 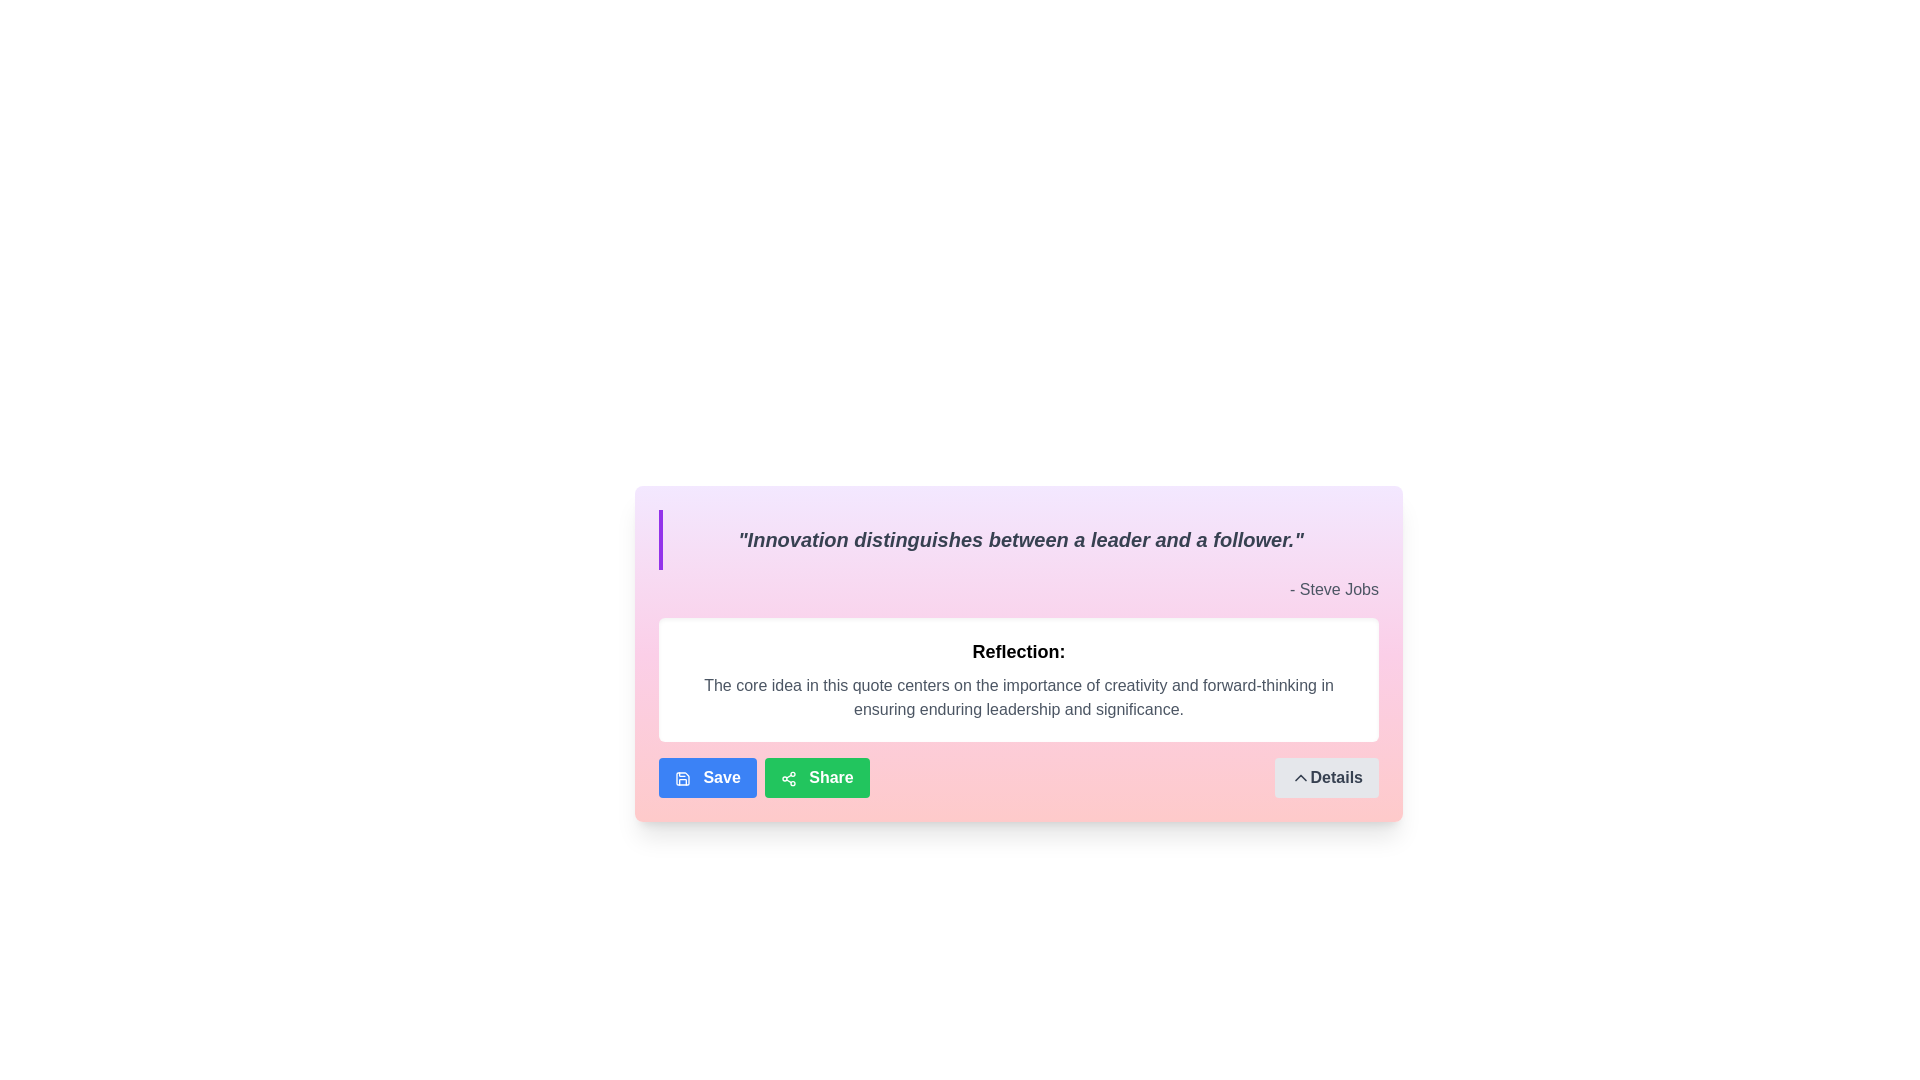 What do you see at coordinates (763, 777) in the screenshot?
I see `the grouped interactive buttons labeled 'Save' and 'Share'` at bounding box center [763, 777].